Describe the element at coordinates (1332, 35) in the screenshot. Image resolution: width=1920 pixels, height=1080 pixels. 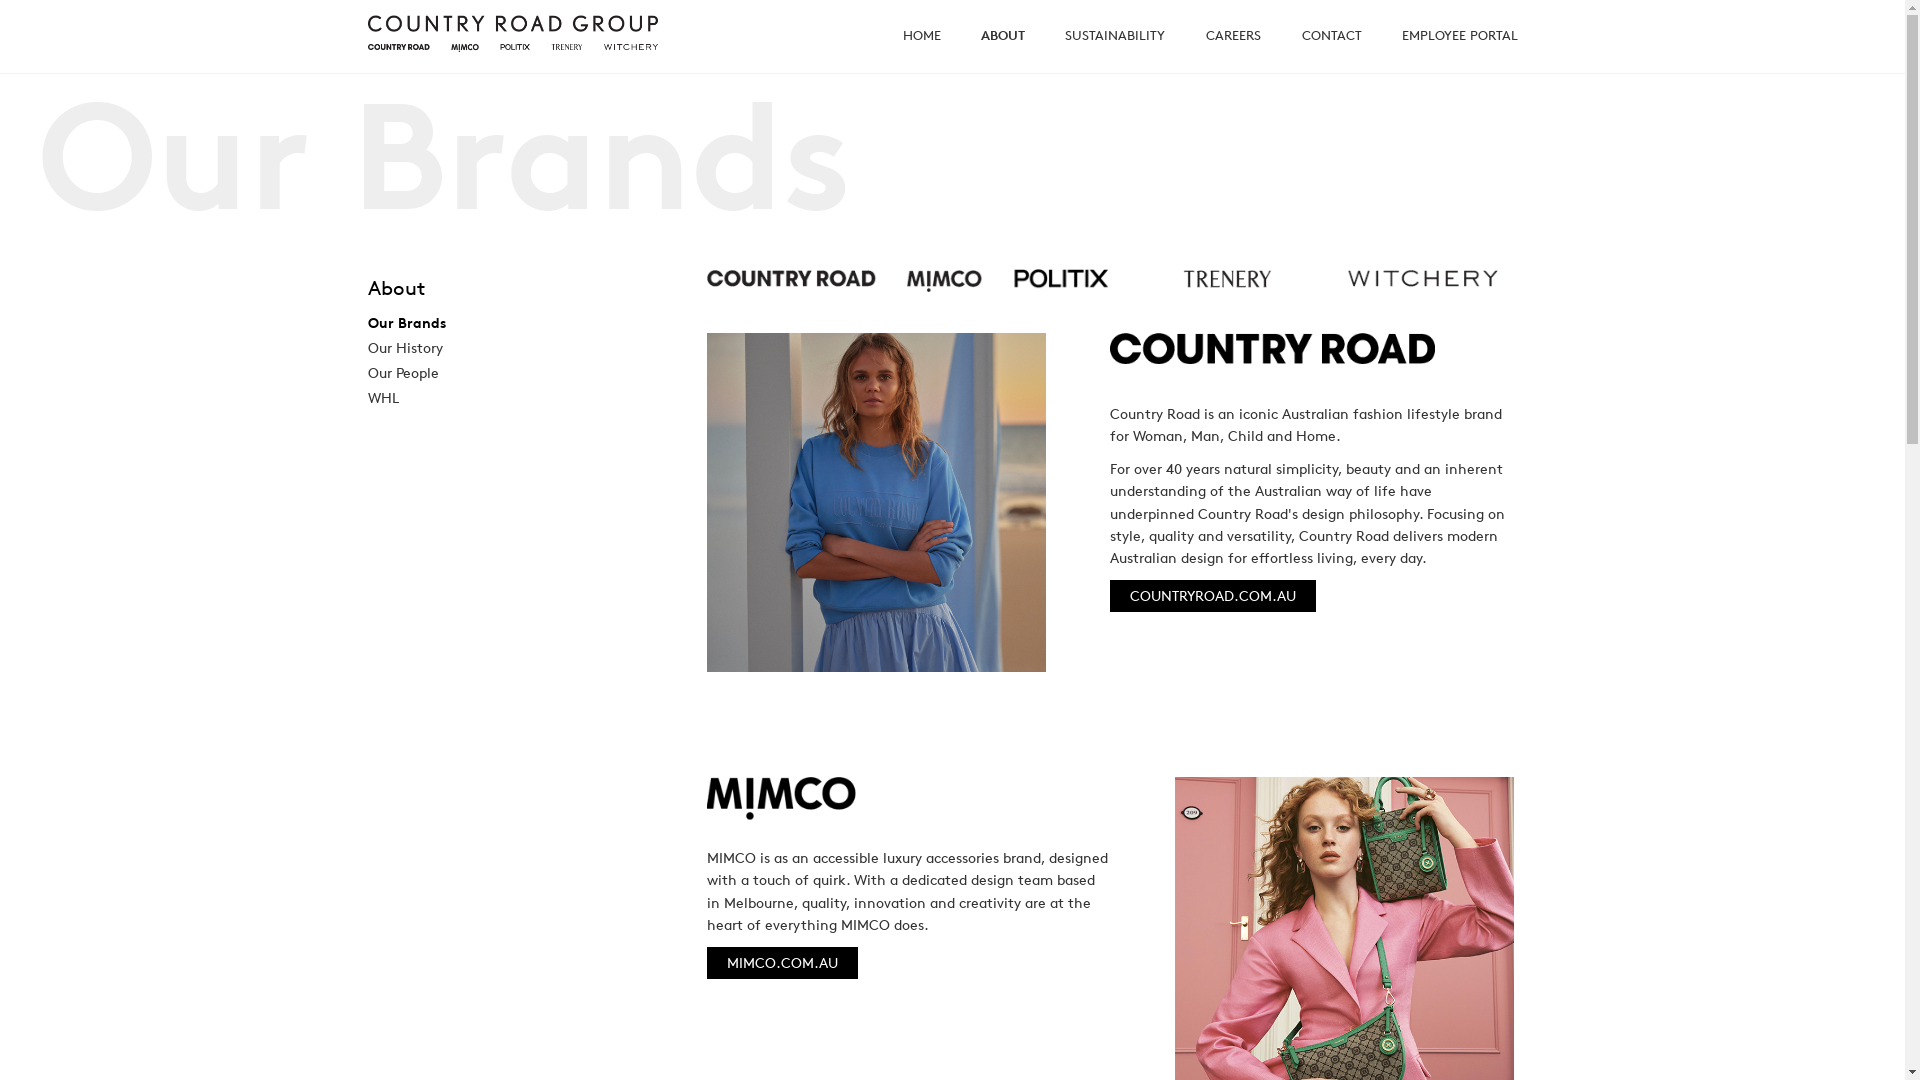
I see `'CONTACT'` at that location.